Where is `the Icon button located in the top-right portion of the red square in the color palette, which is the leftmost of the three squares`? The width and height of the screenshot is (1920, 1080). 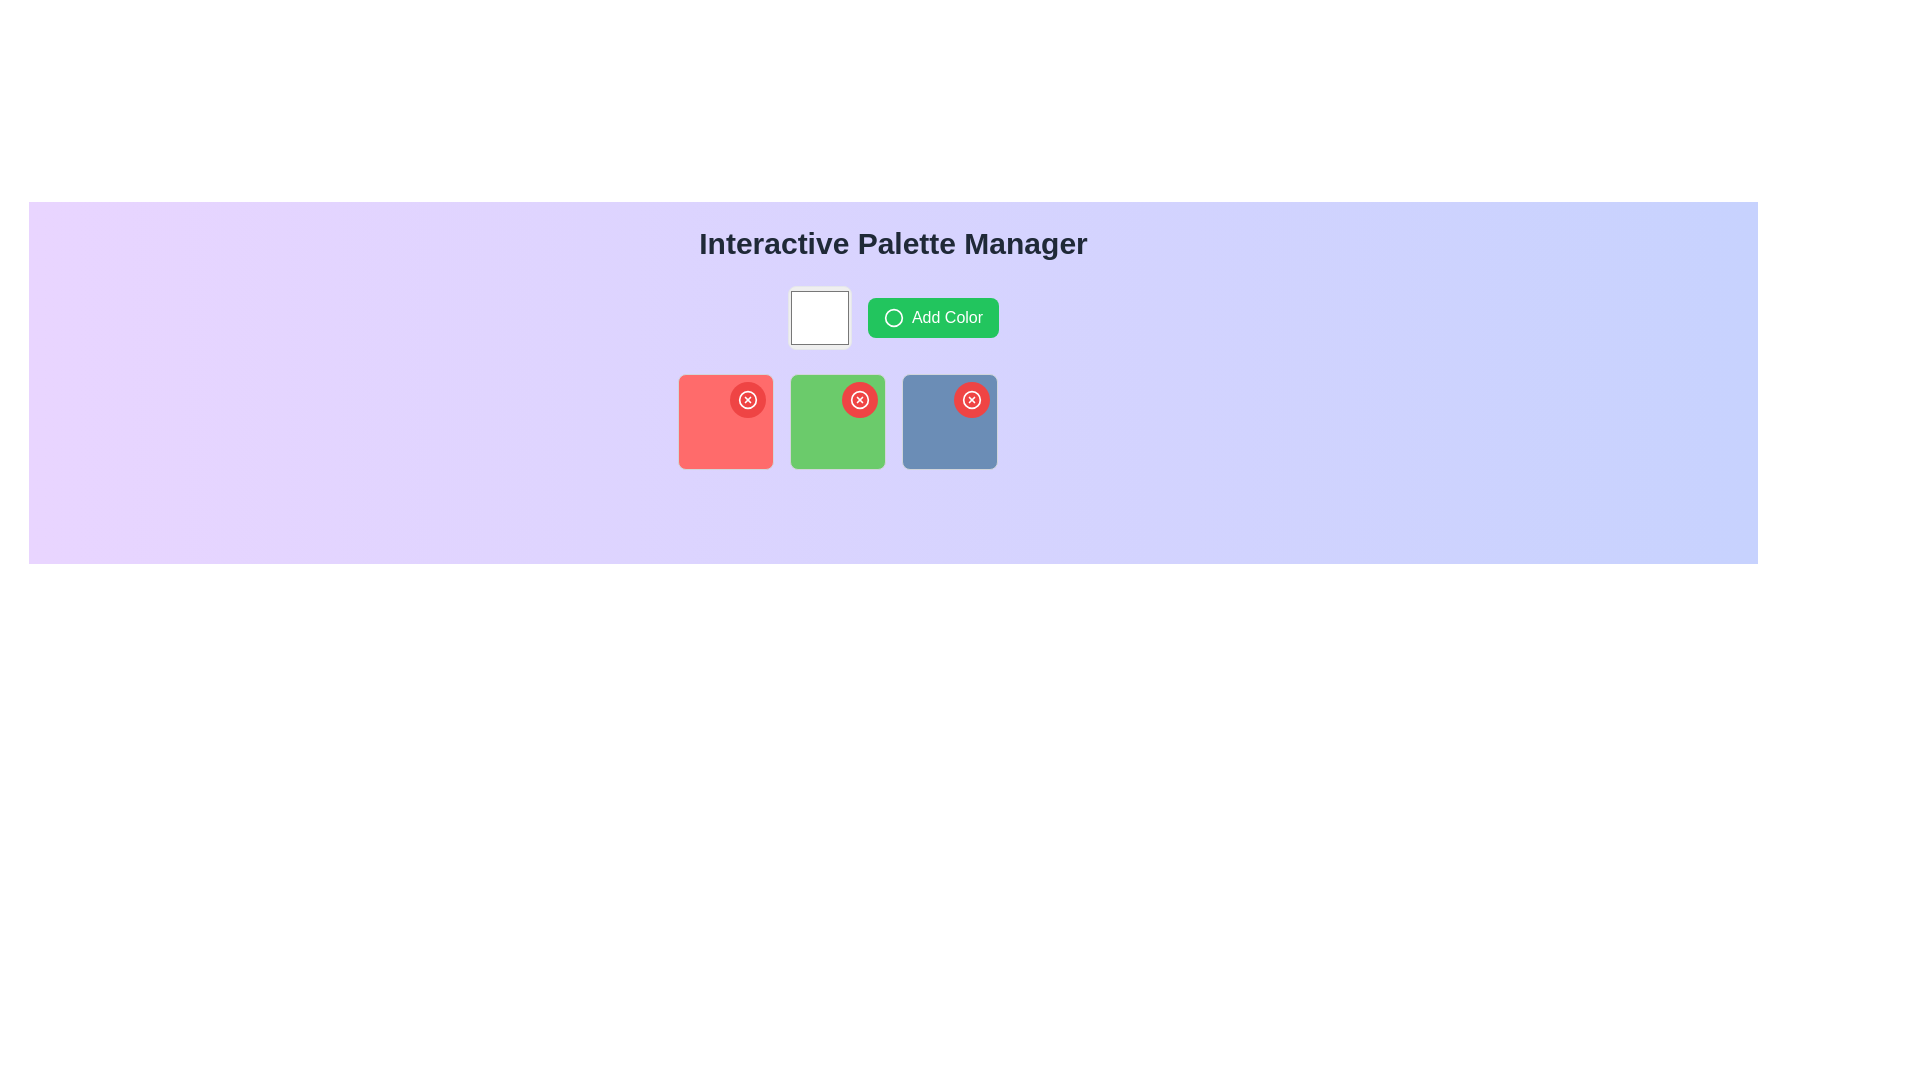 the Icon button located in the top-right portion of the red square in the color palette, which is the leftmost of the three squares is located at coordinates (746, 400).